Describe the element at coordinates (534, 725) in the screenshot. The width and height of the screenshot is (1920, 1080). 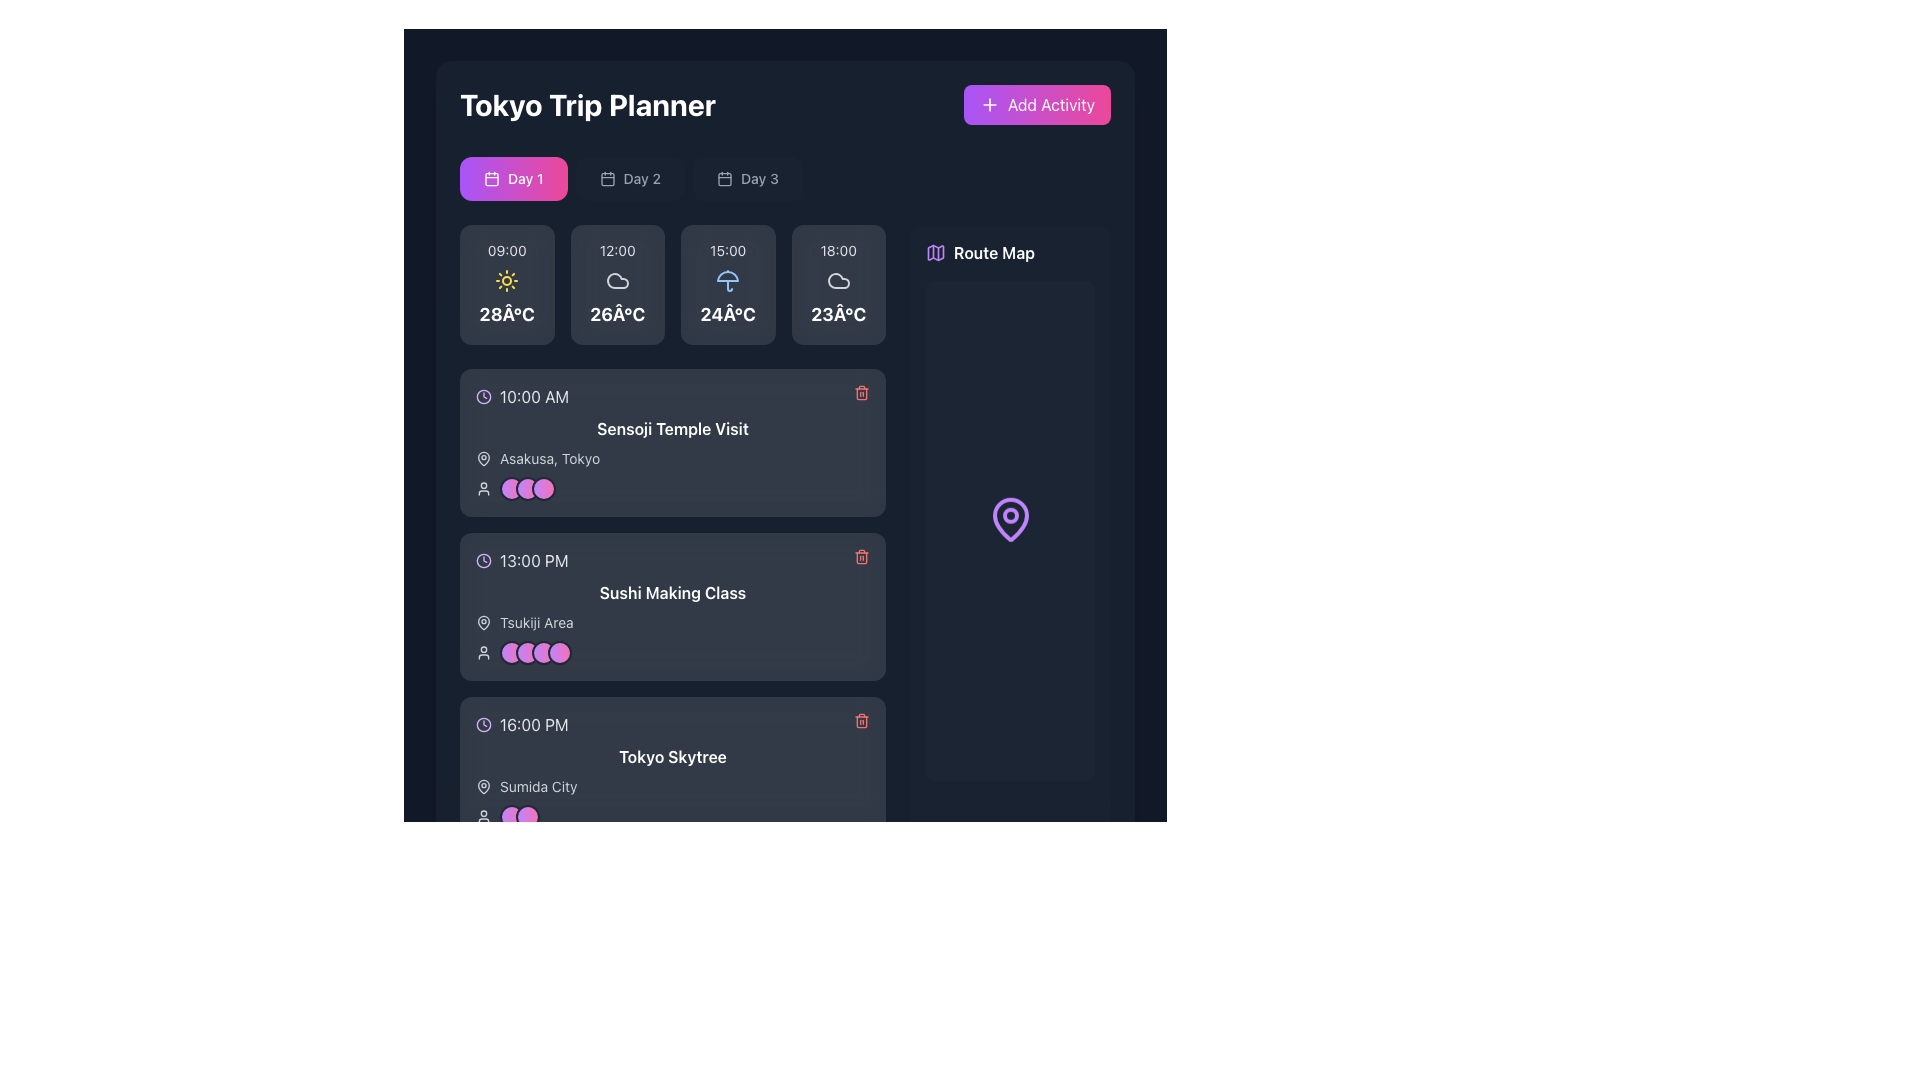
I see `the text label displaying '16:00 PM' in light gray color for additional context` at that location.